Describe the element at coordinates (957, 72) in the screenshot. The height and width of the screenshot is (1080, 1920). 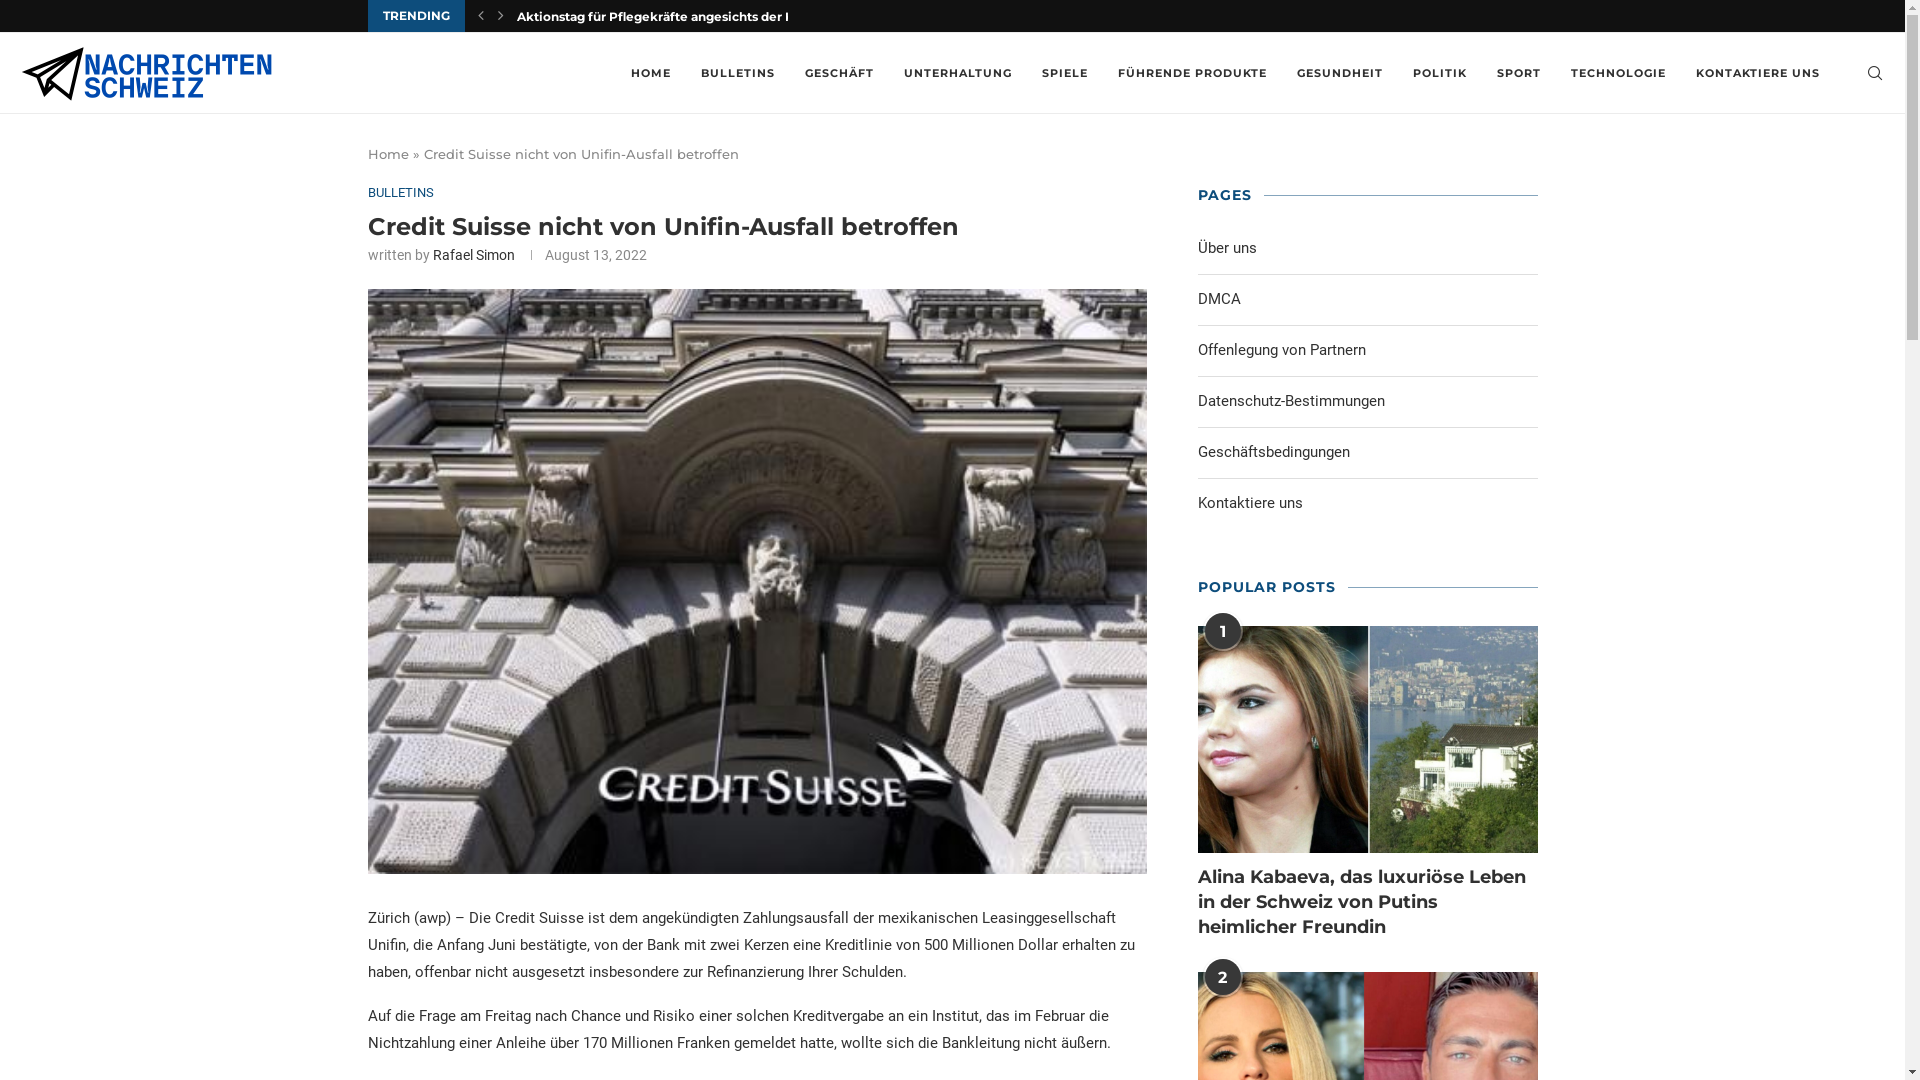
I see `'UNTERHALTUNG'` at that location.